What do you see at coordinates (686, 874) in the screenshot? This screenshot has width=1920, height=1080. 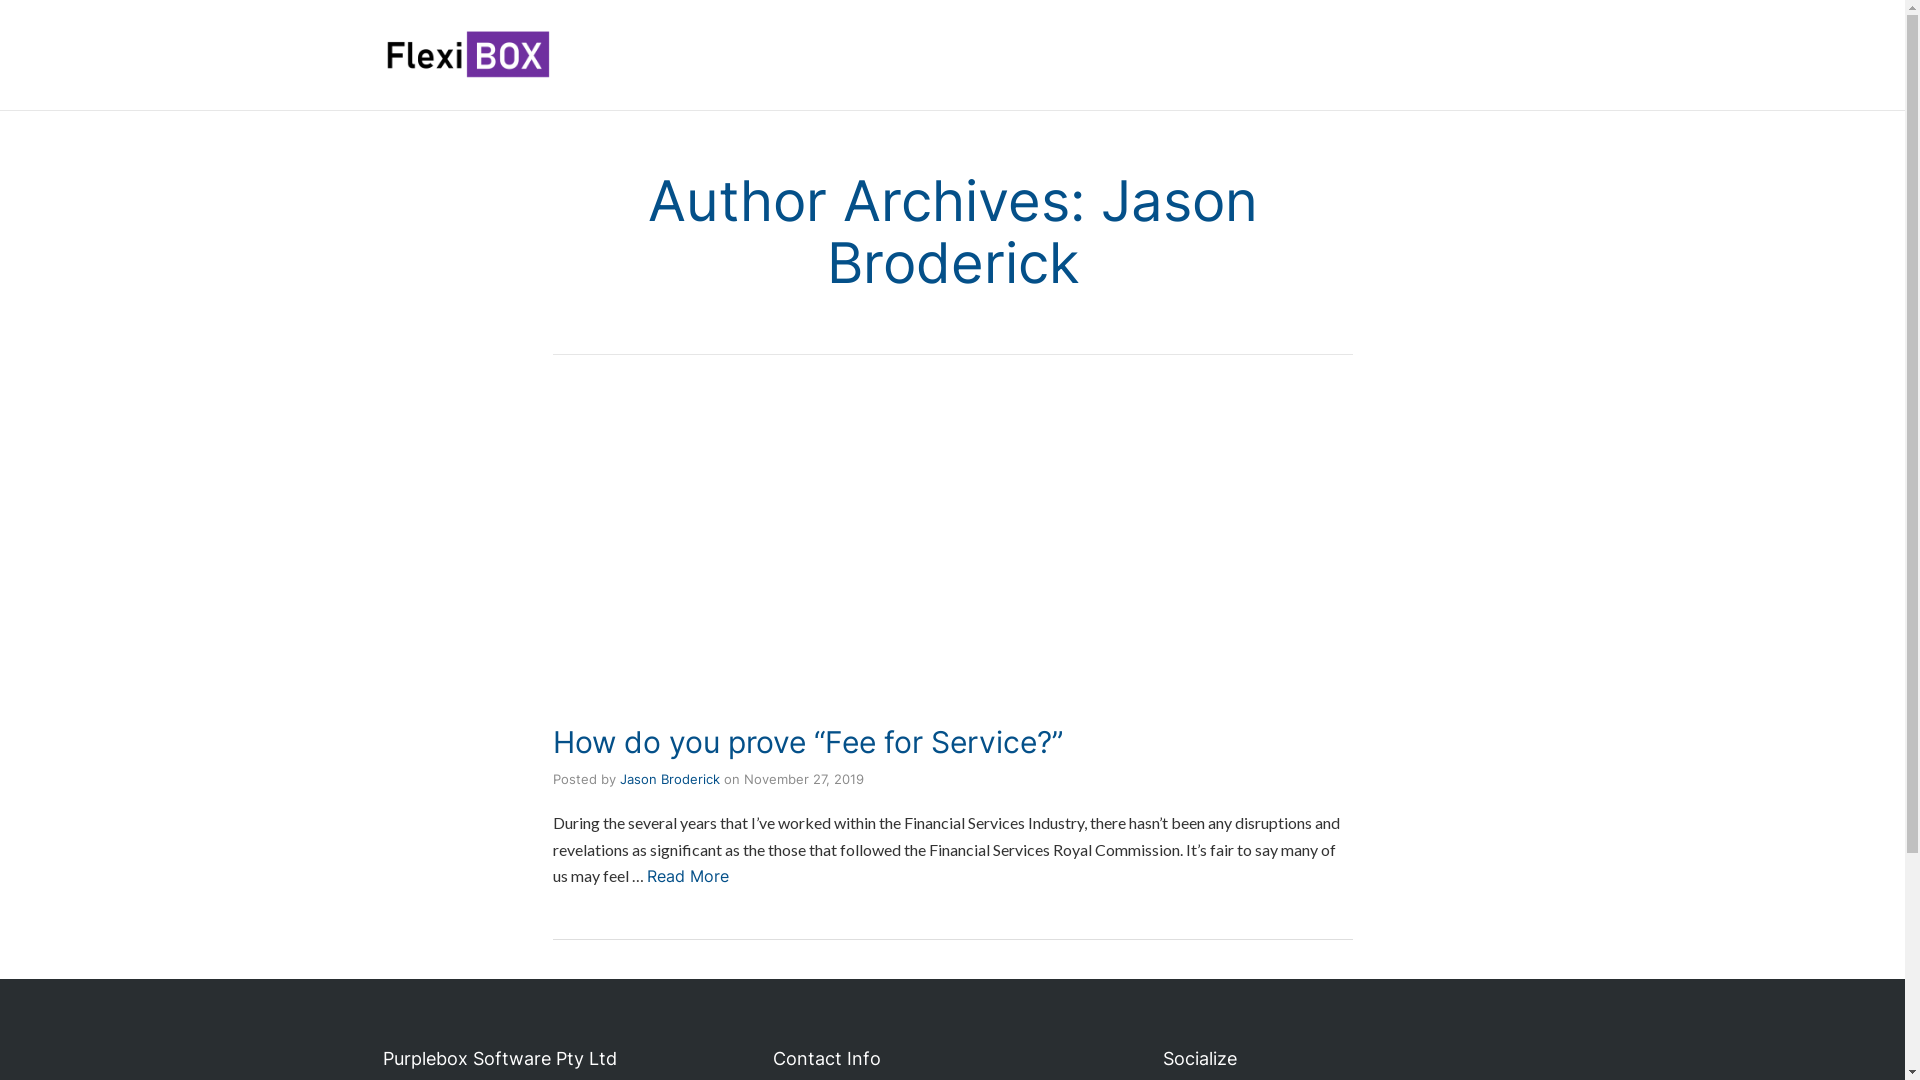 I see `'Read More'` at bounding box center [686, 874].